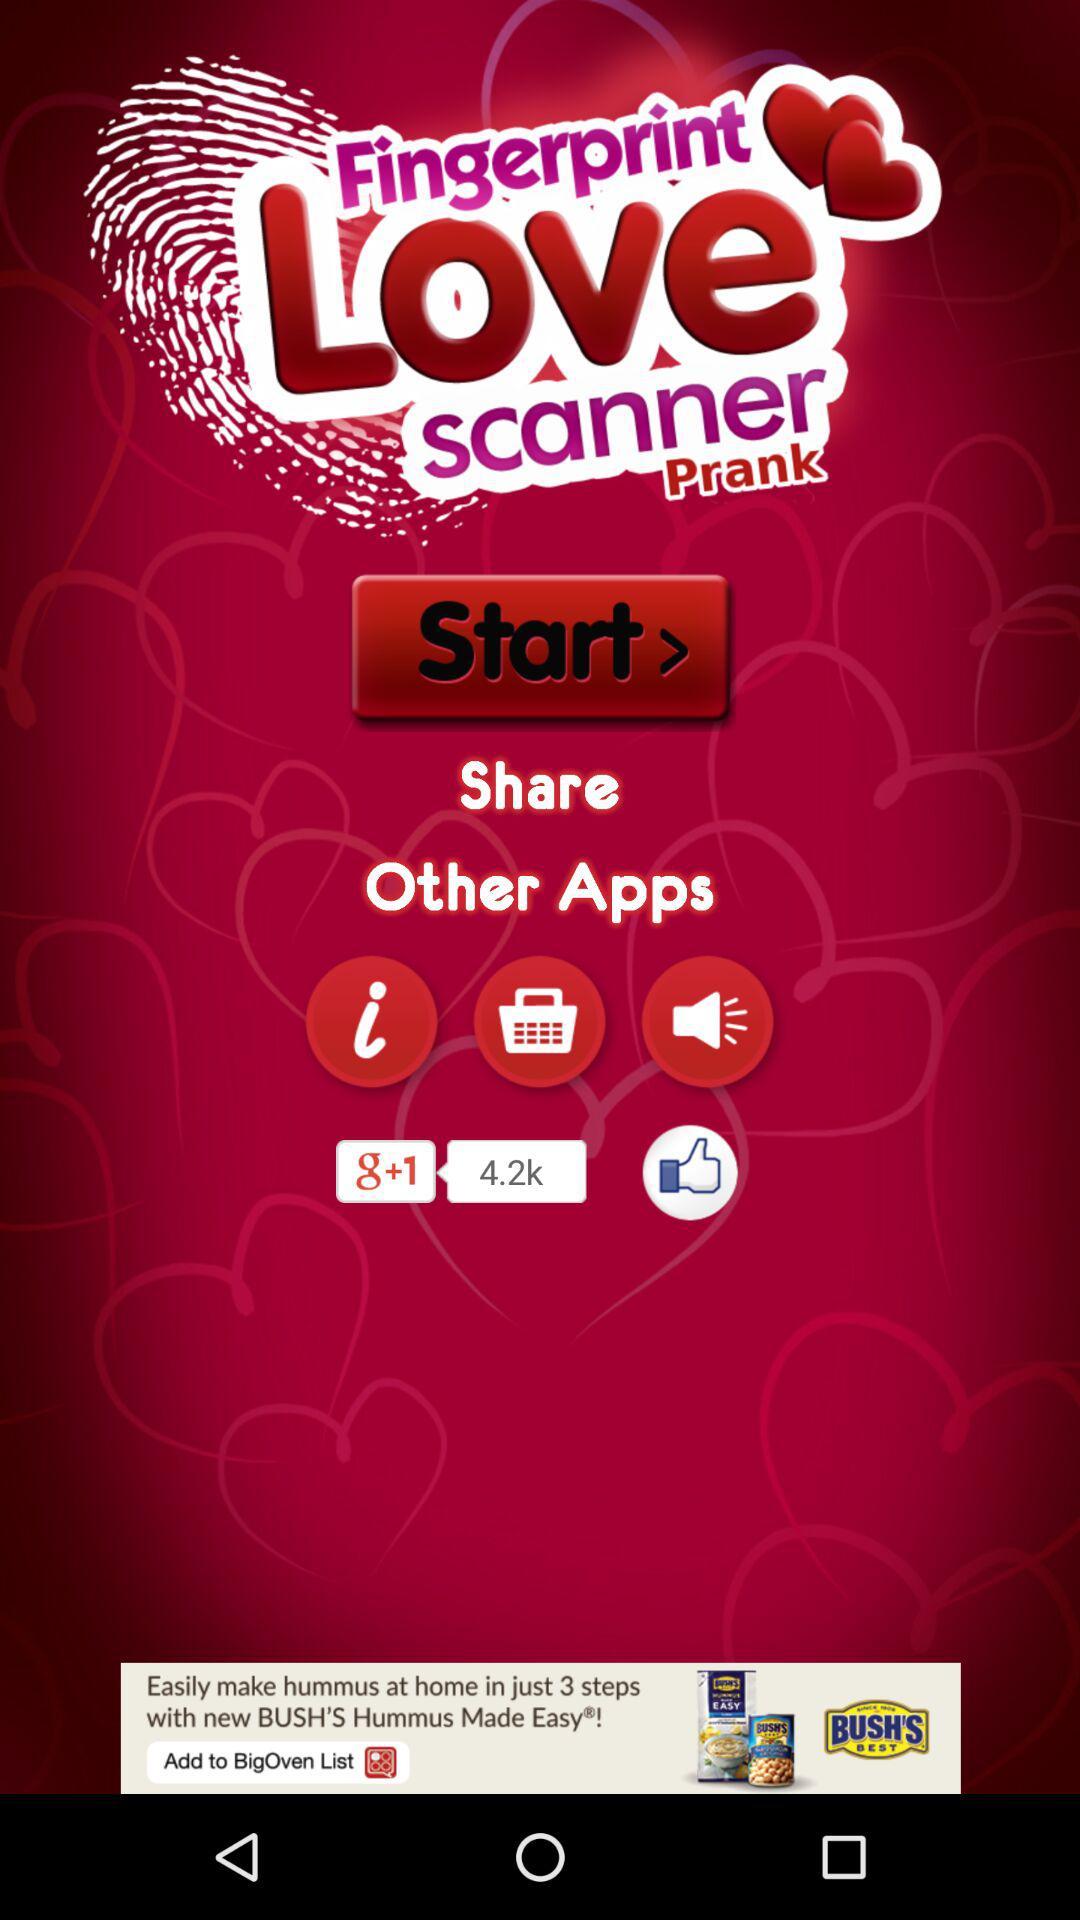  What do you see at coordinates (707, 1021) in the screenshot?
I see `tag the sound` at bounding box center [707, 1021].